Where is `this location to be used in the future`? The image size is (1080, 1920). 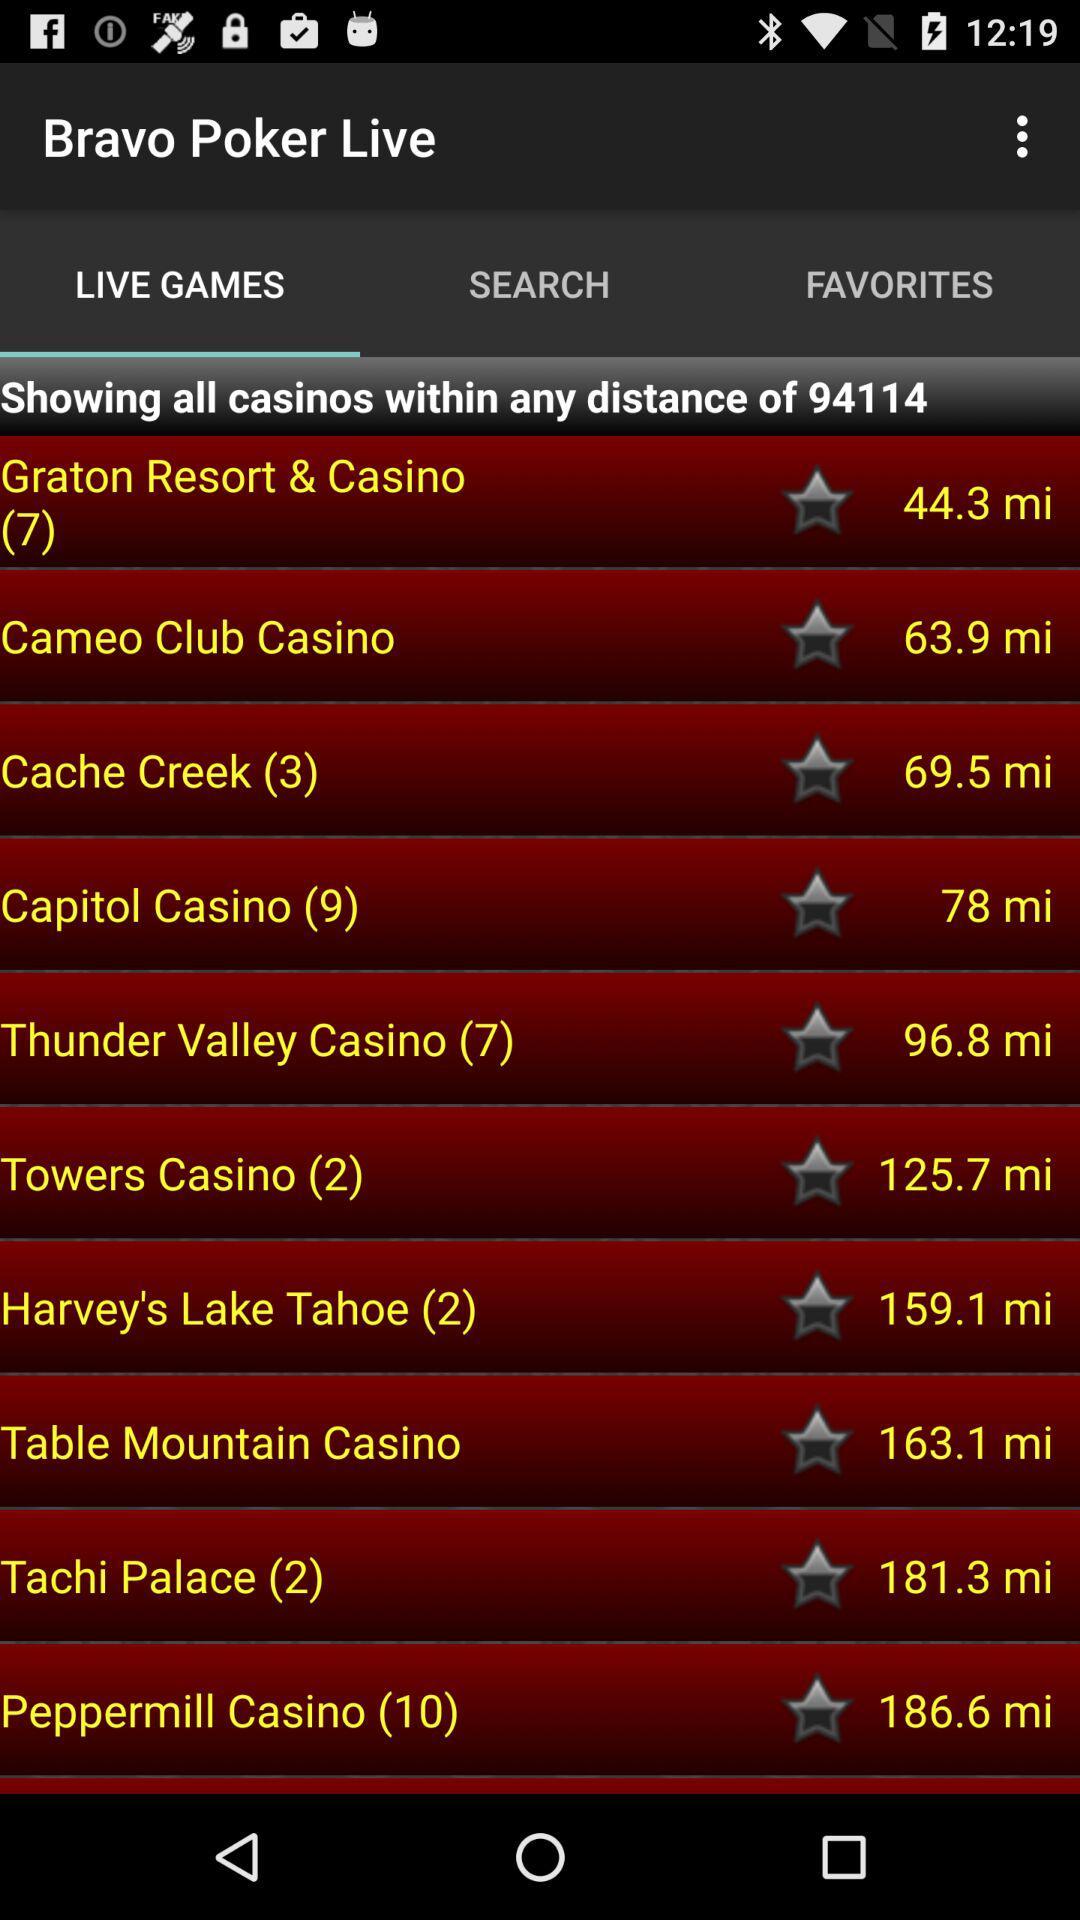
this location to be used in the future is located at coordinates (817, 903).